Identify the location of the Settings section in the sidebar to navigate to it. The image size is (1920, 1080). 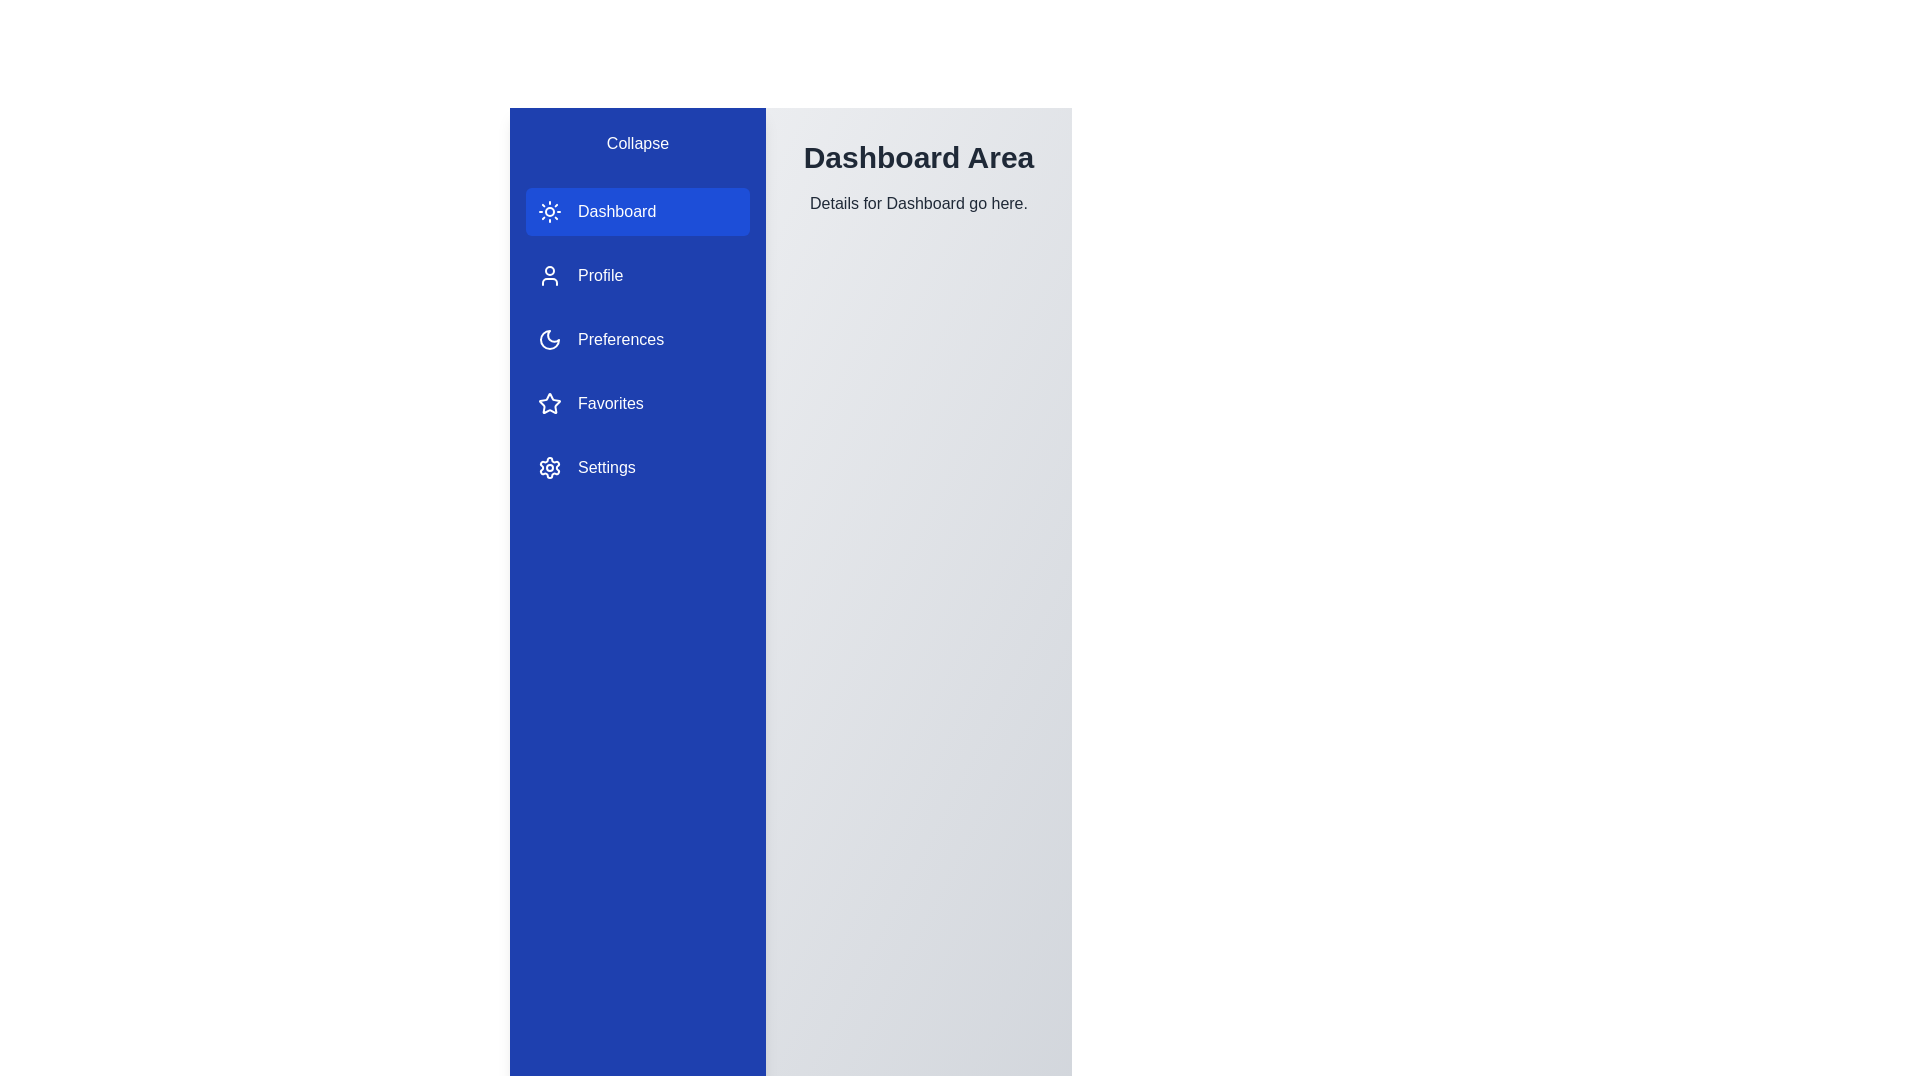
(637, 467).